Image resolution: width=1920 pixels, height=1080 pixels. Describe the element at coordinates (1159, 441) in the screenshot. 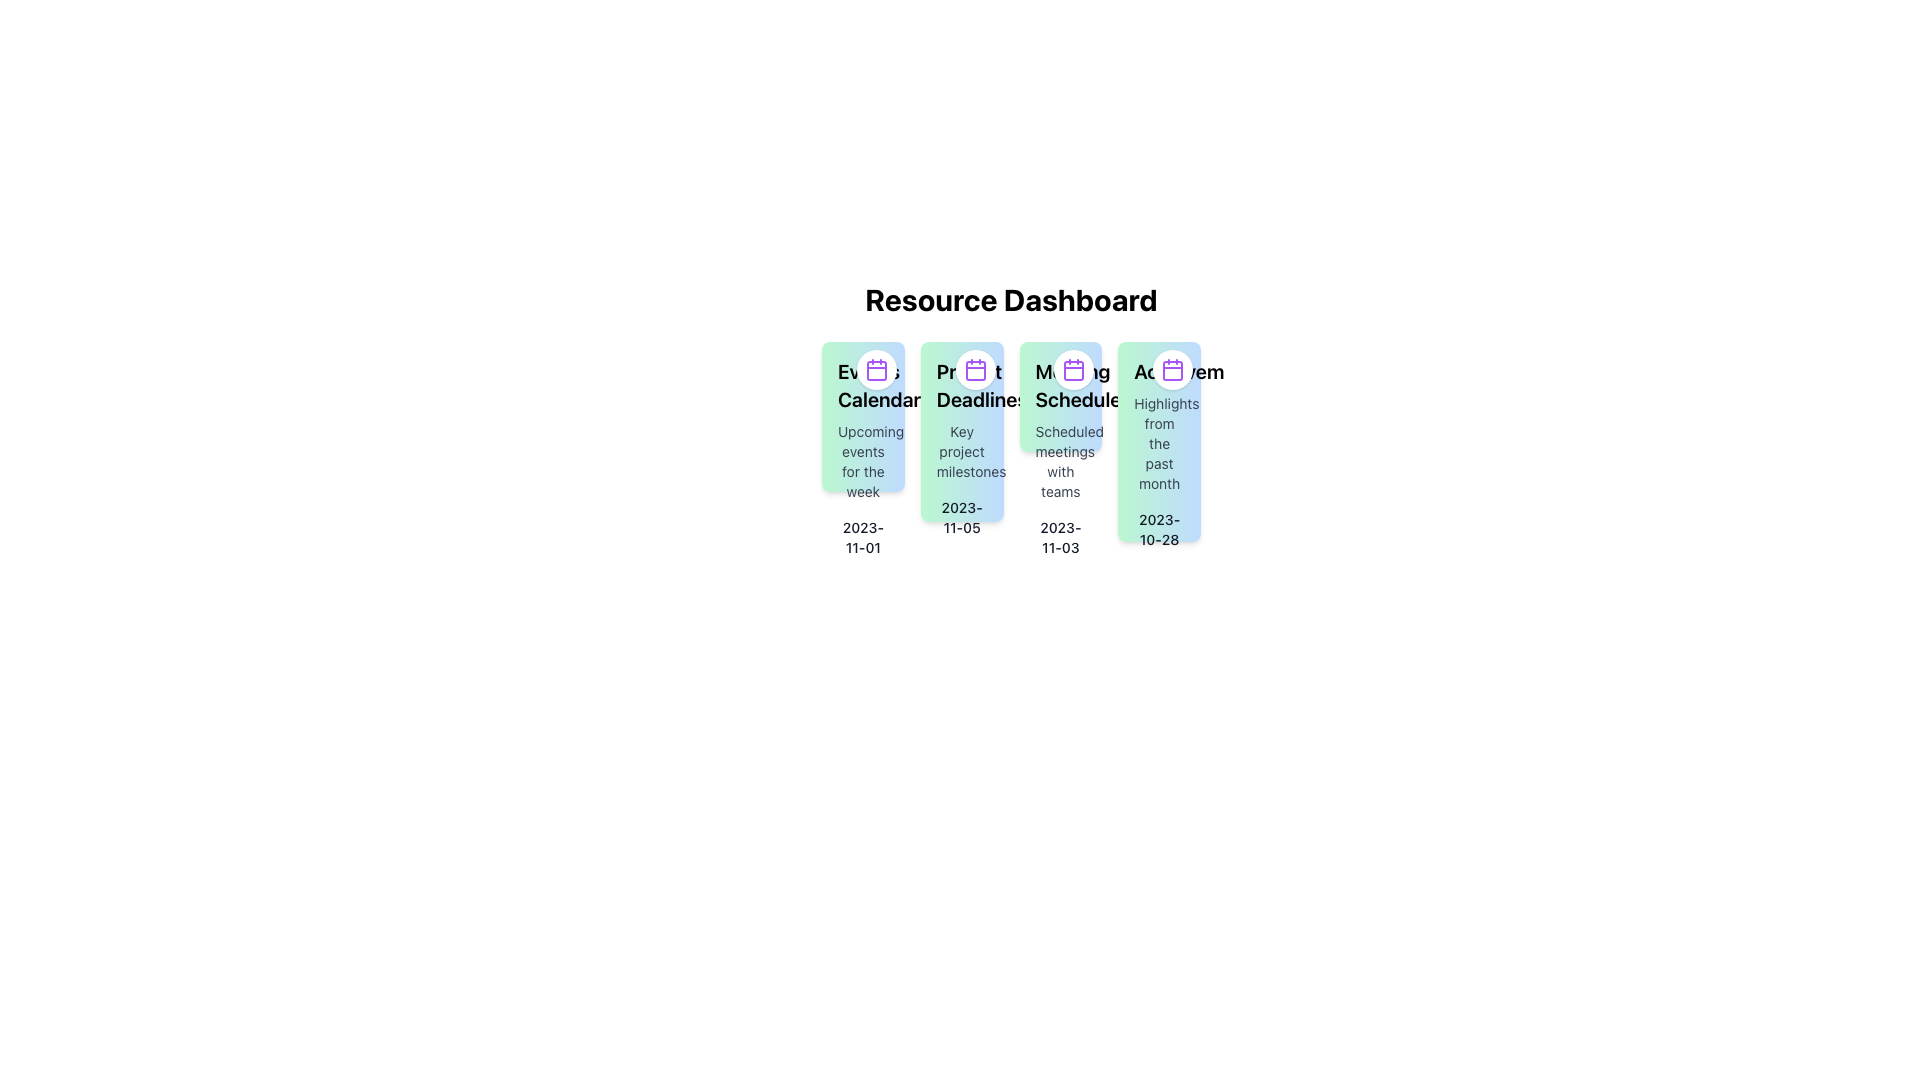

I see `the Information Card displaying achievements from the past month, located in the fourth column of the grid layout` at that location.